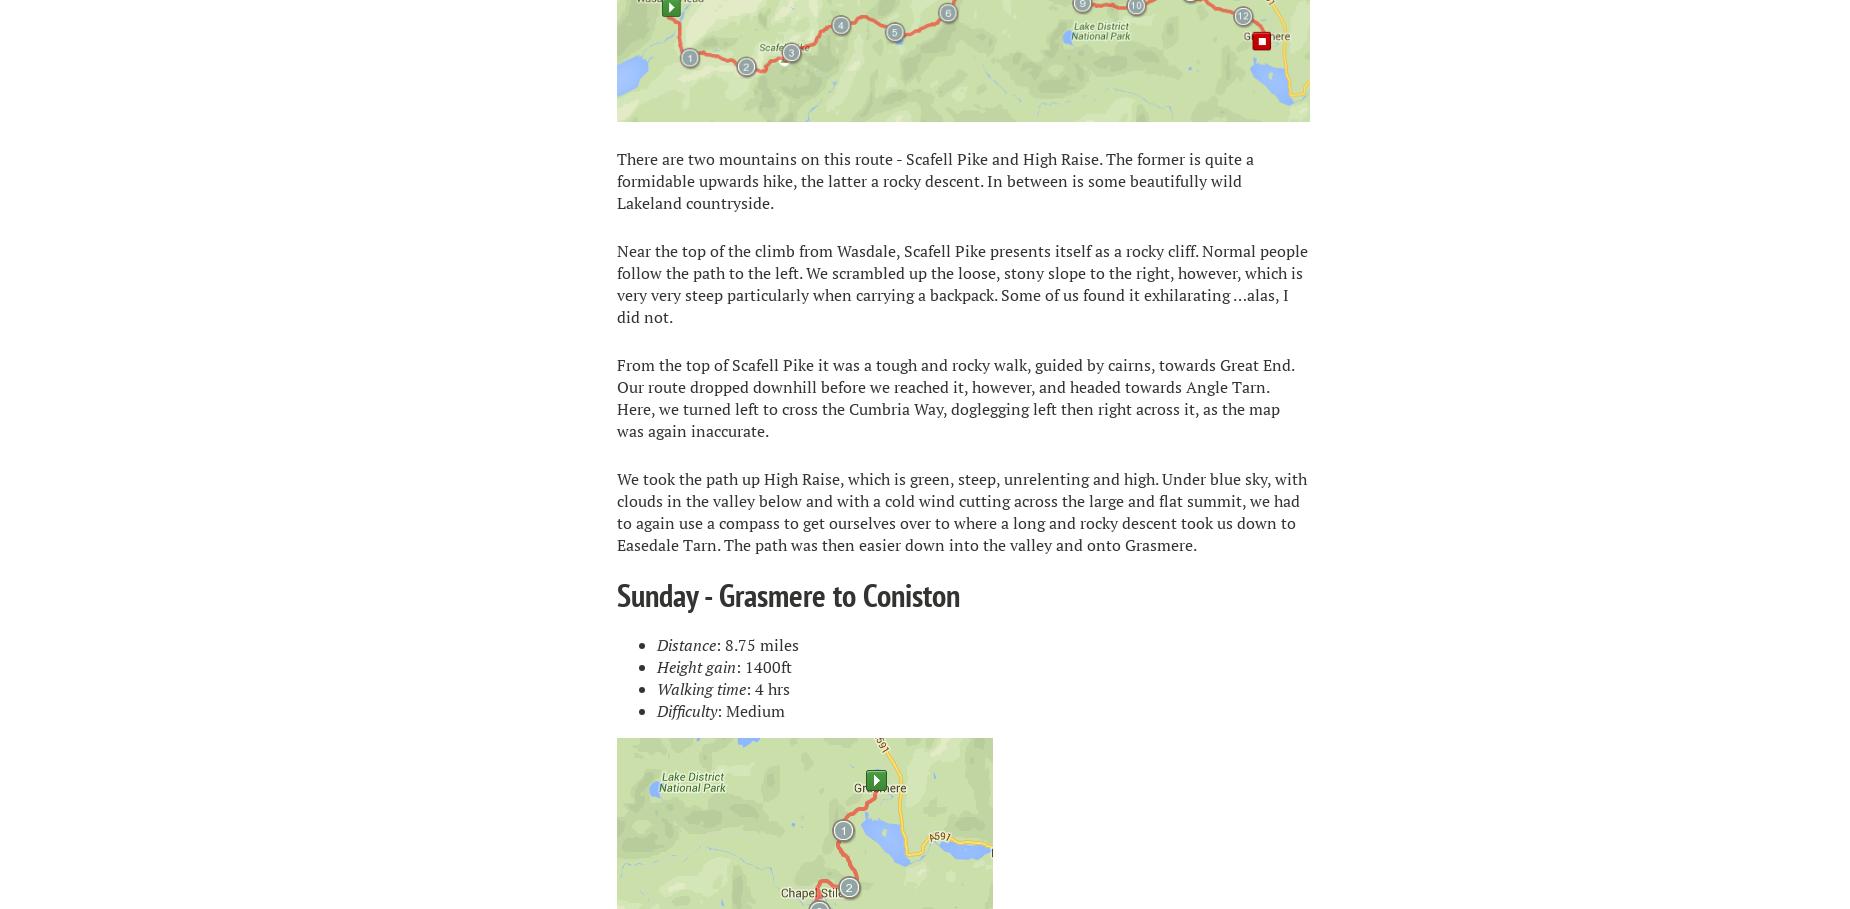 The height and width of the screenshot is (909, 1850). Describe the element at coordinates (656, 709) in the screenshot. I see `'Difficulty'` at that location.